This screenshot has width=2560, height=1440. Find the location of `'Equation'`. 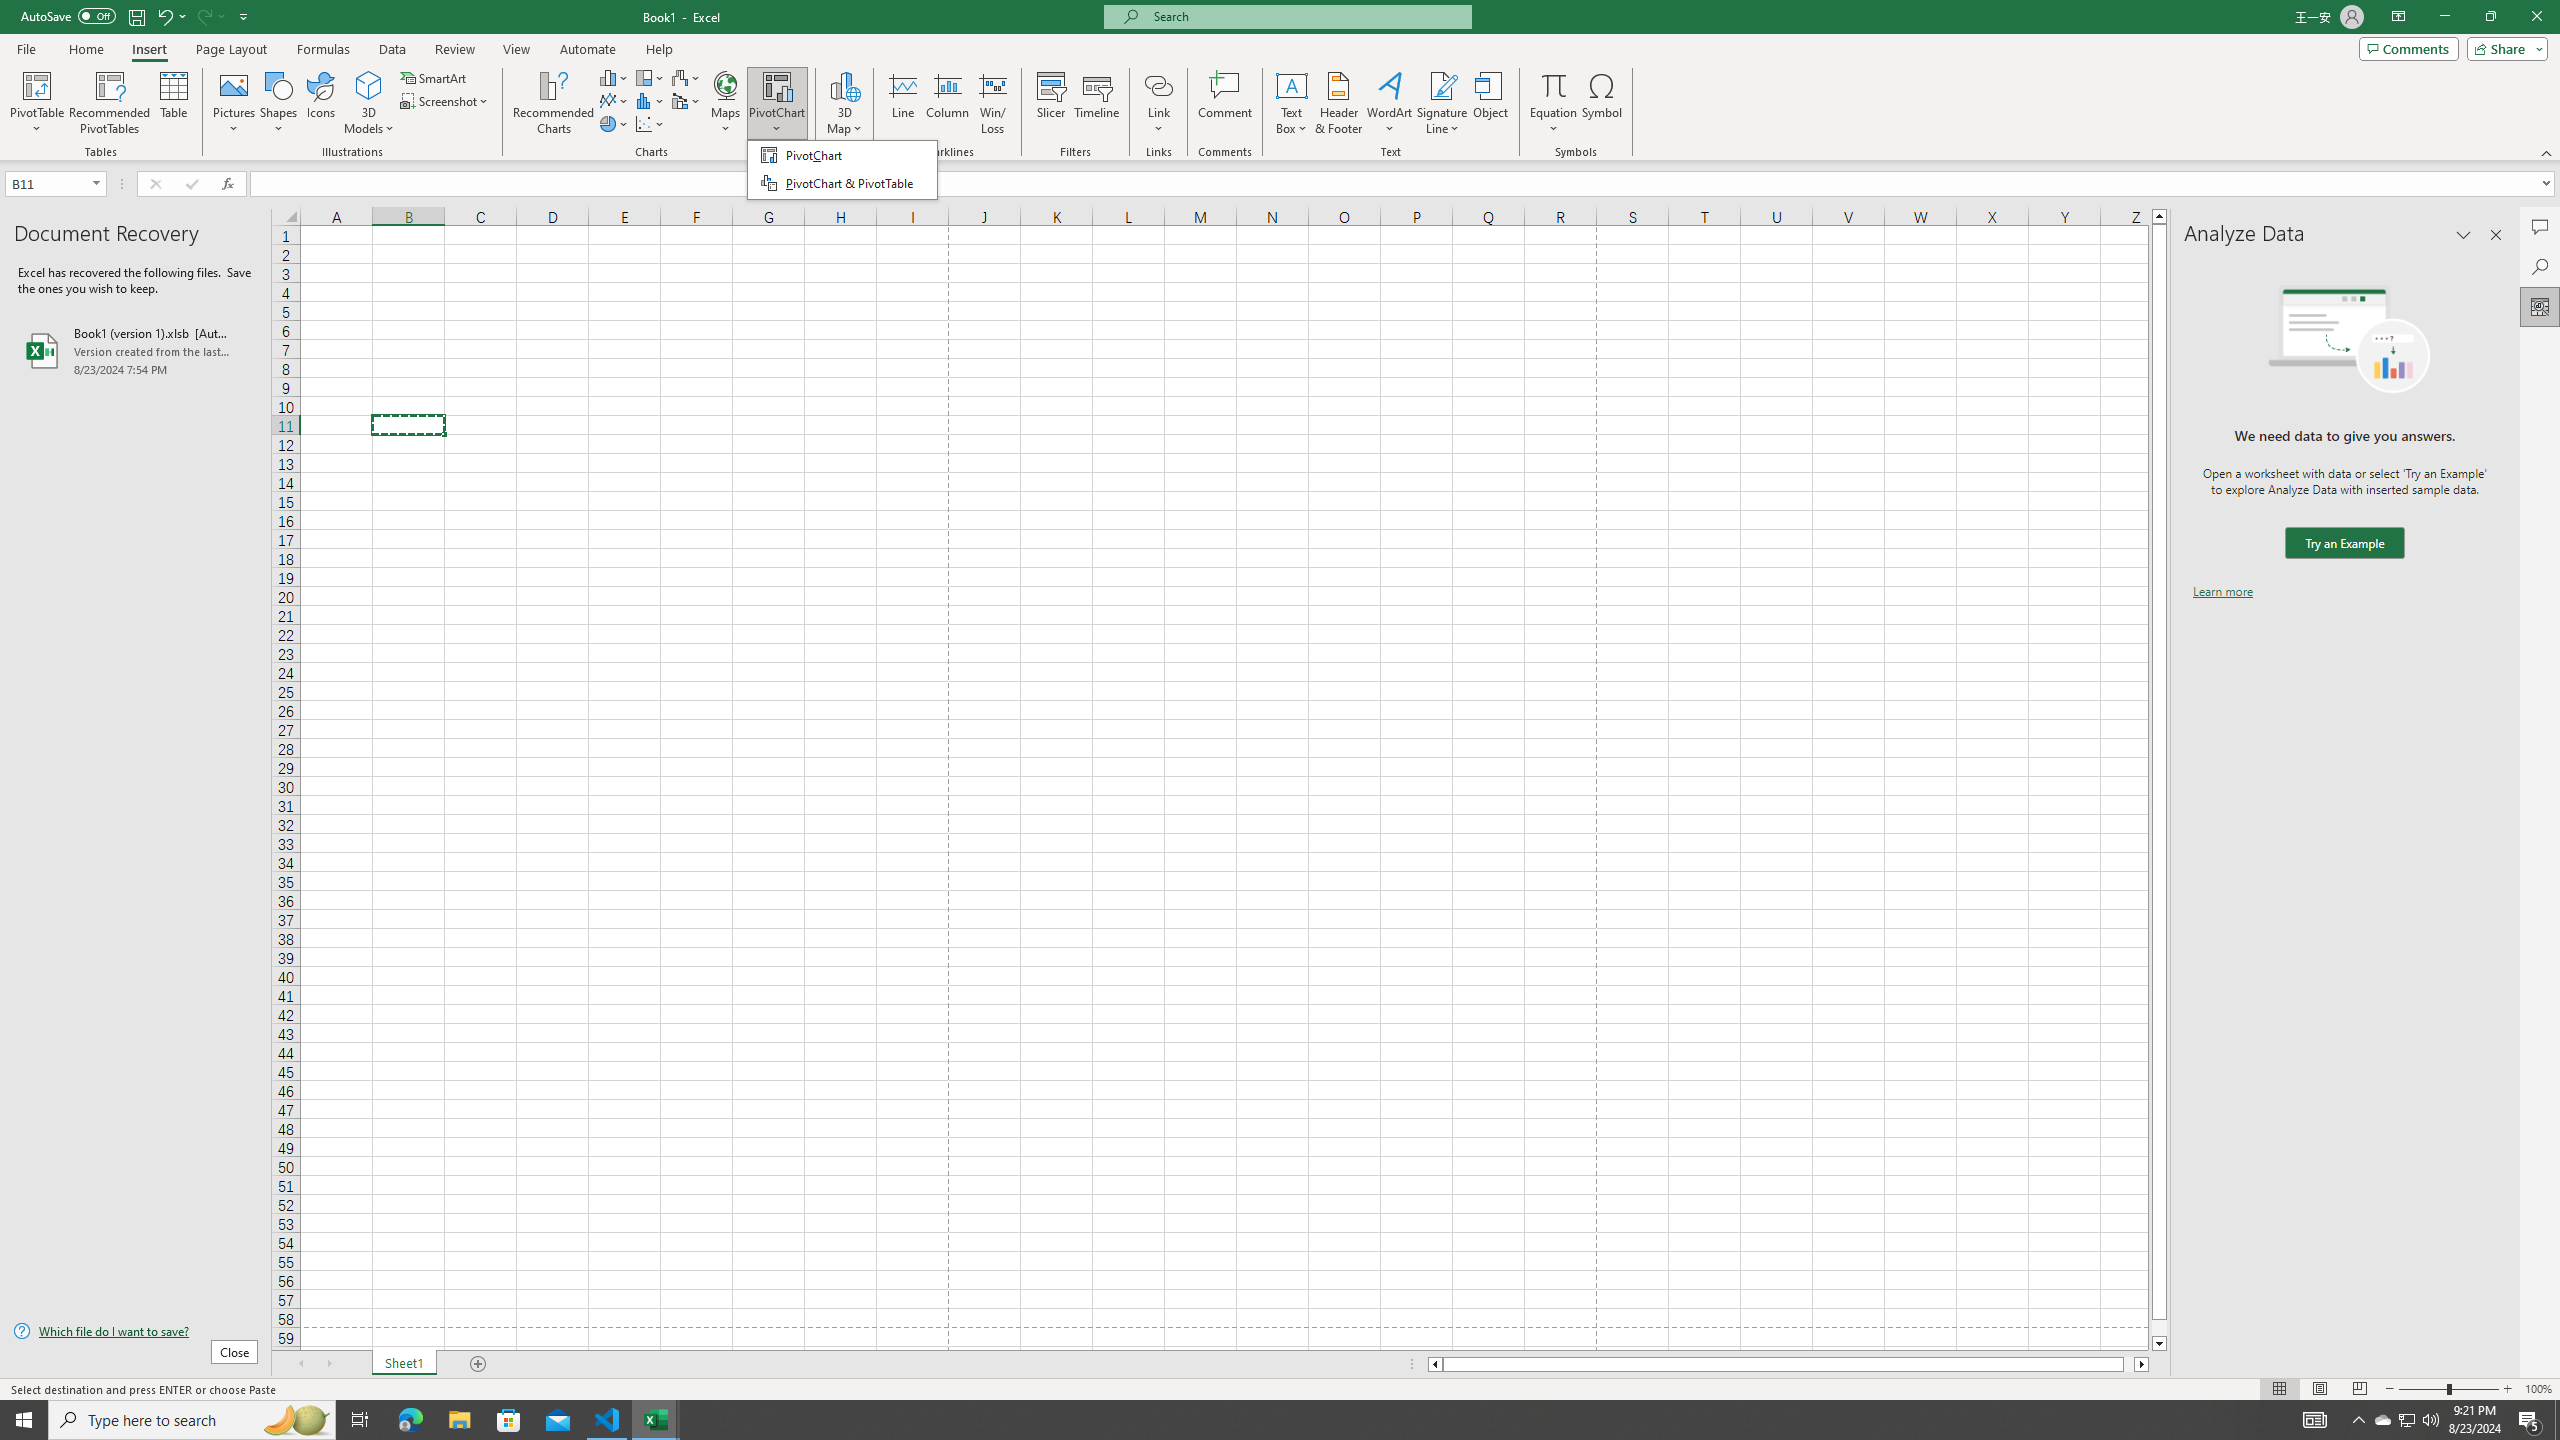

'Equation' is located at coordinates (1553, 103).